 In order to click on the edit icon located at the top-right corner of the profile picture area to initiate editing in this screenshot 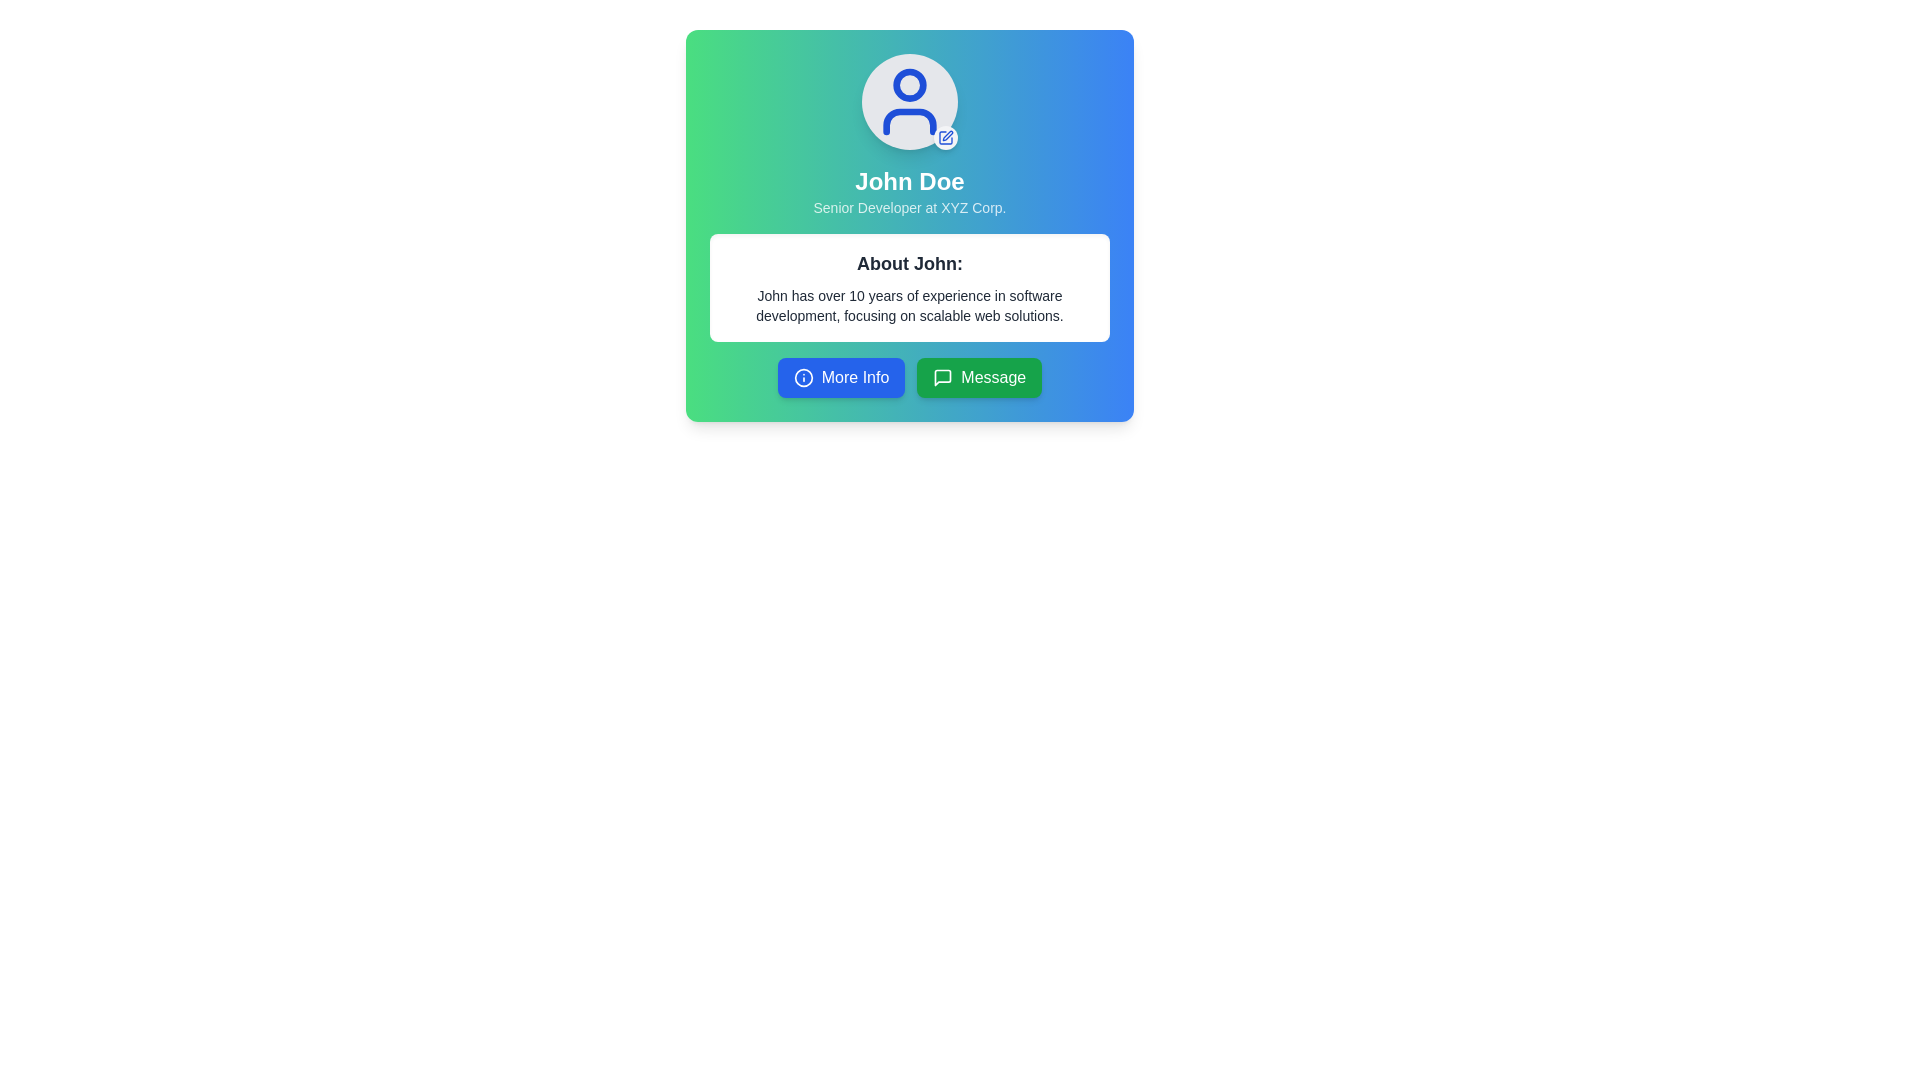, I will do `click(944, 137)`.